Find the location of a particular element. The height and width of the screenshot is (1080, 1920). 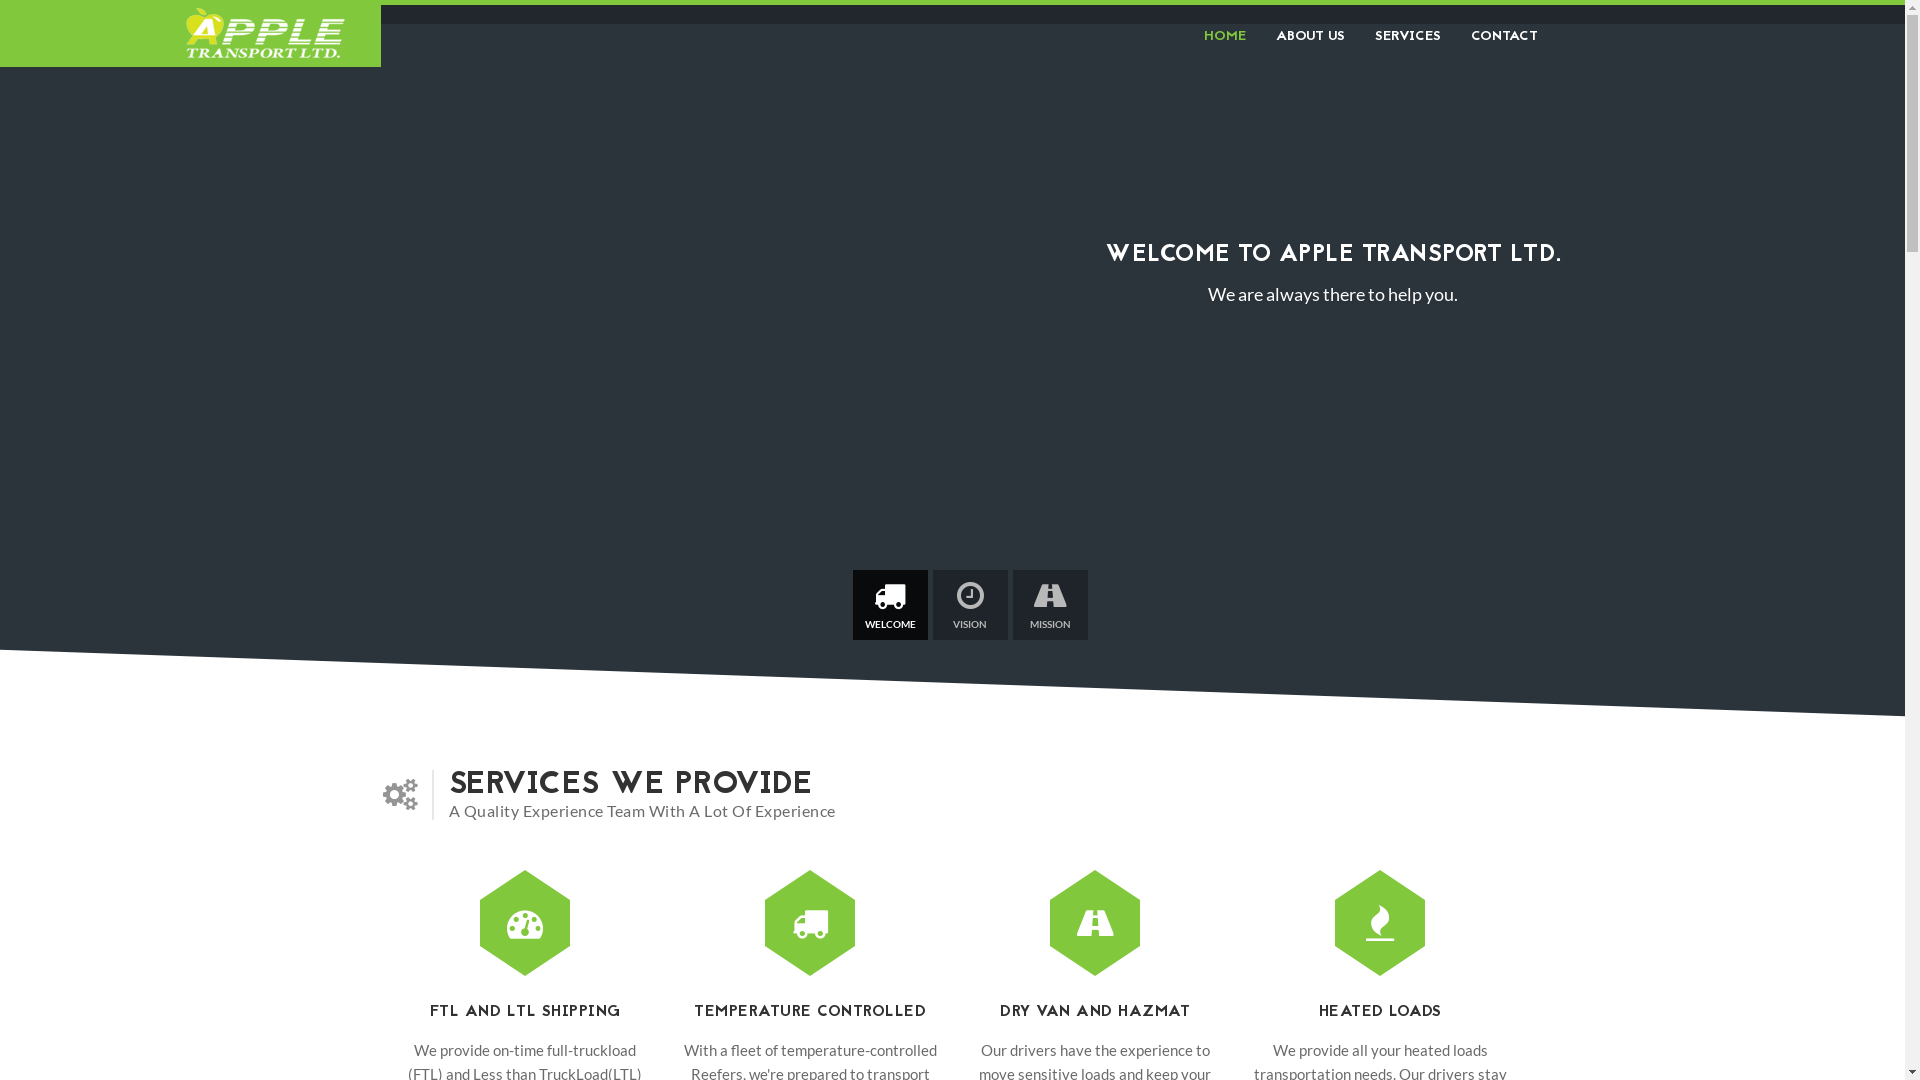

'SERVICES' is located at coordinates (1406, 35).